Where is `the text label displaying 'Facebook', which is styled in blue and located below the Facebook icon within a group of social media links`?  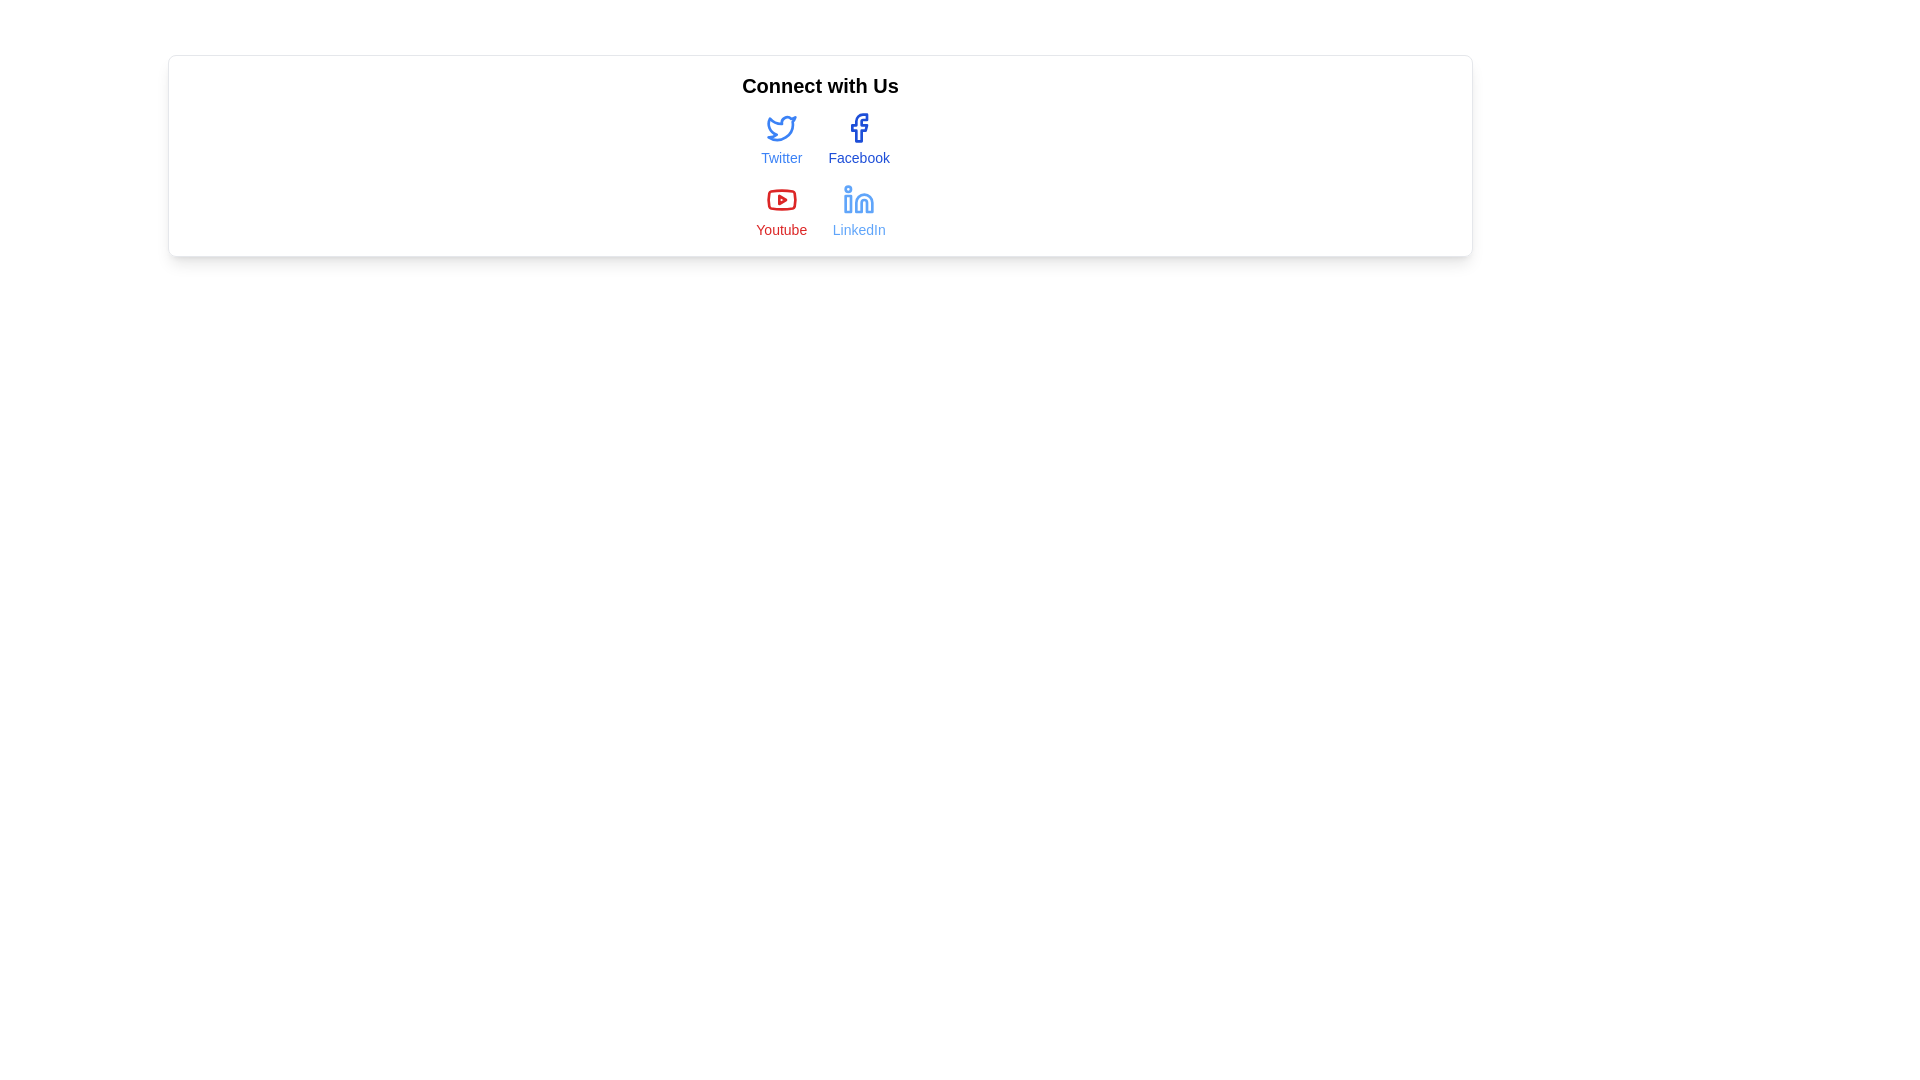 the text label displaying 'Facebook', which is styled in blue and located below the Facebook icon within a group of social media links is located at coordinates (859, 157).